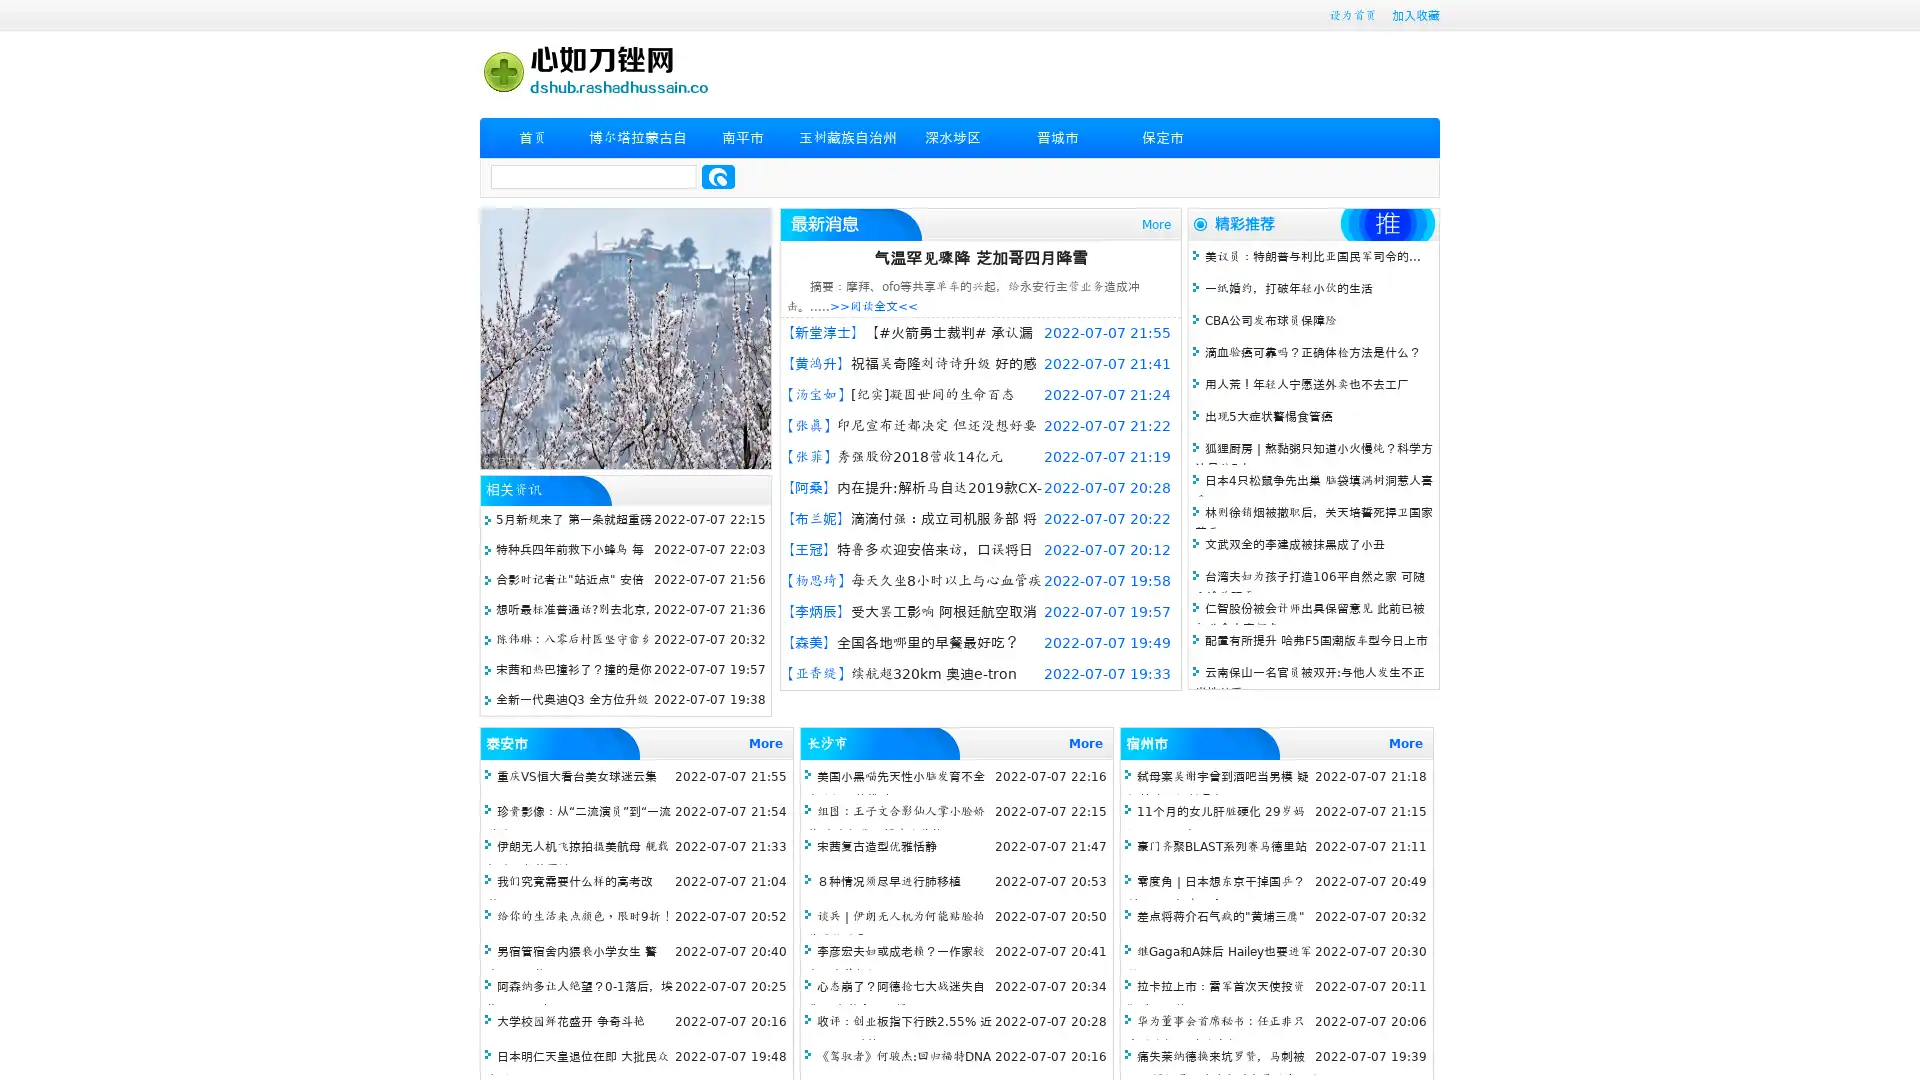 The width and height of the screenshot is (1920, 1080). What do you see at coordinates (718, 176) in the screenshot?
I see `Search` at bounding box center [718, 176].